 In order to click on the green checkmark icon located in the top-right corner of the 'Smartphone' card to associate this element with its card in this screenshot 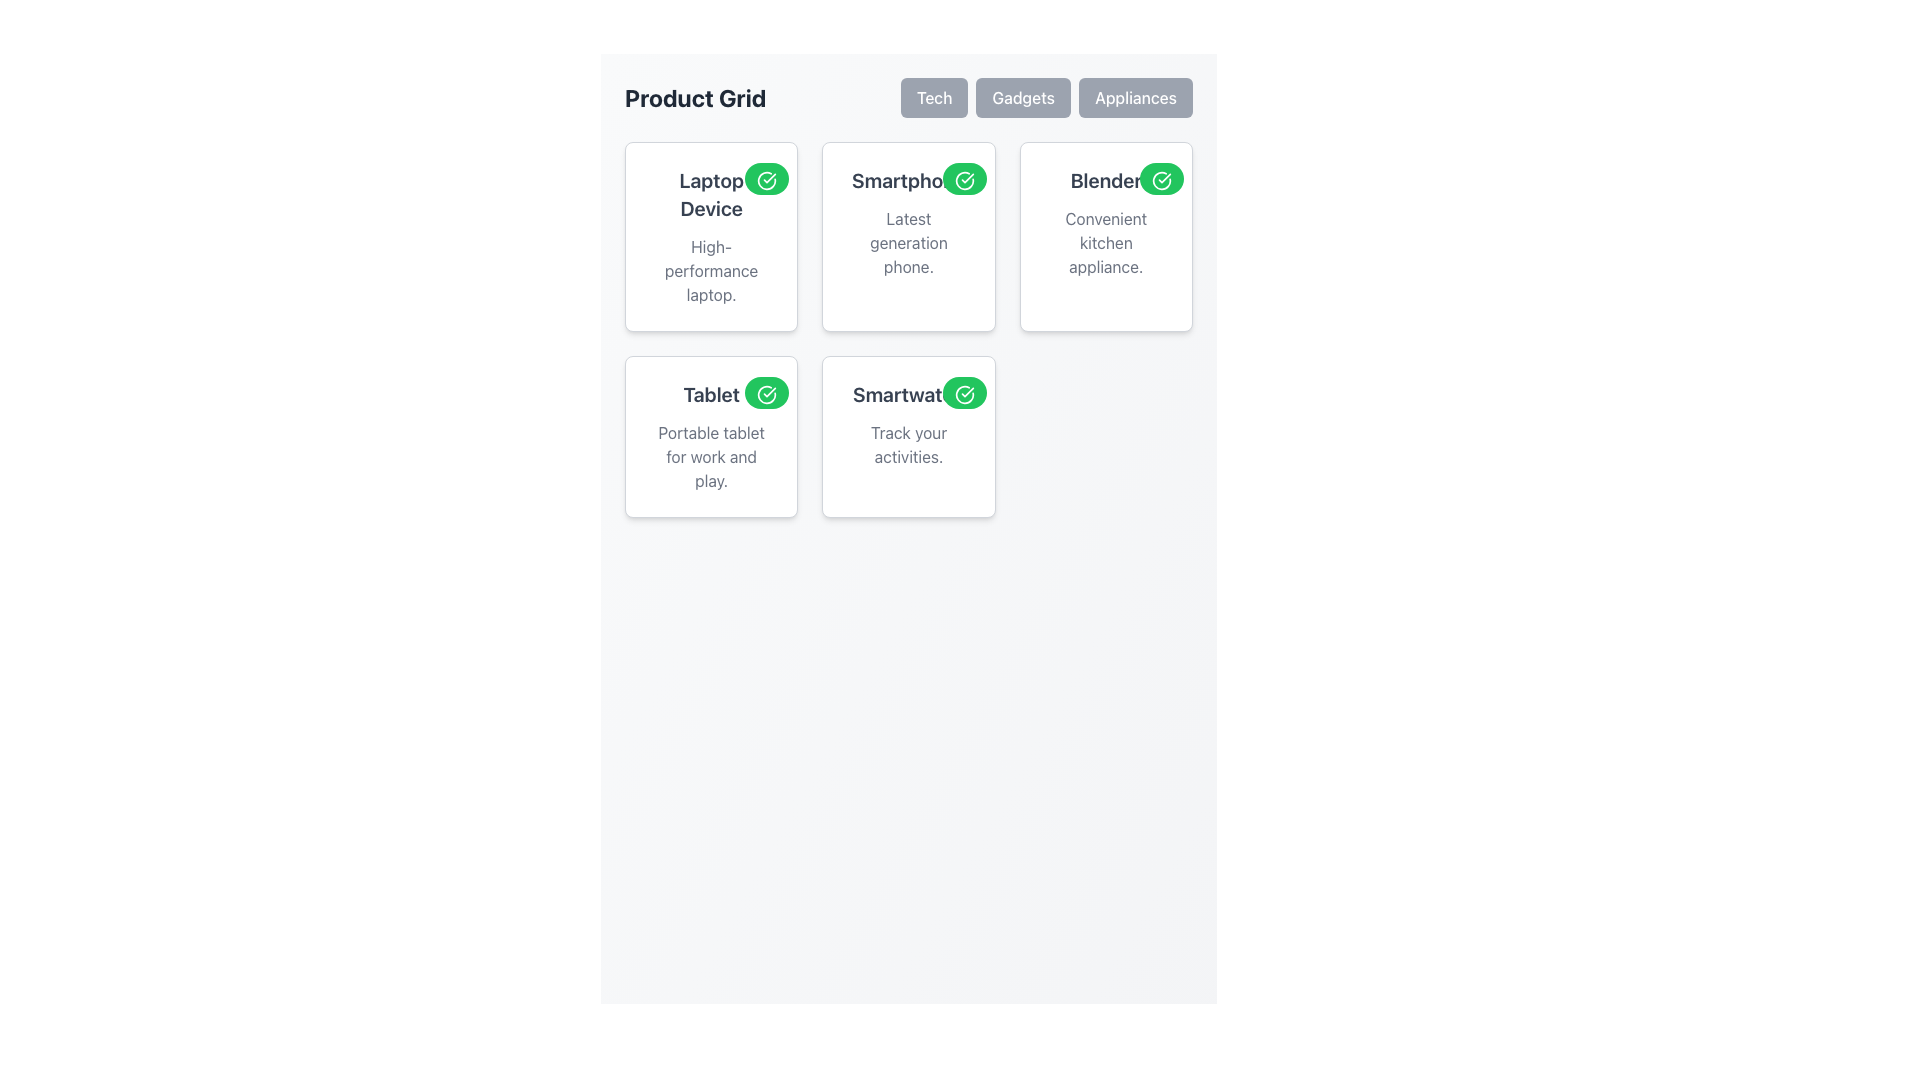, I will do `click(964, 180)`.